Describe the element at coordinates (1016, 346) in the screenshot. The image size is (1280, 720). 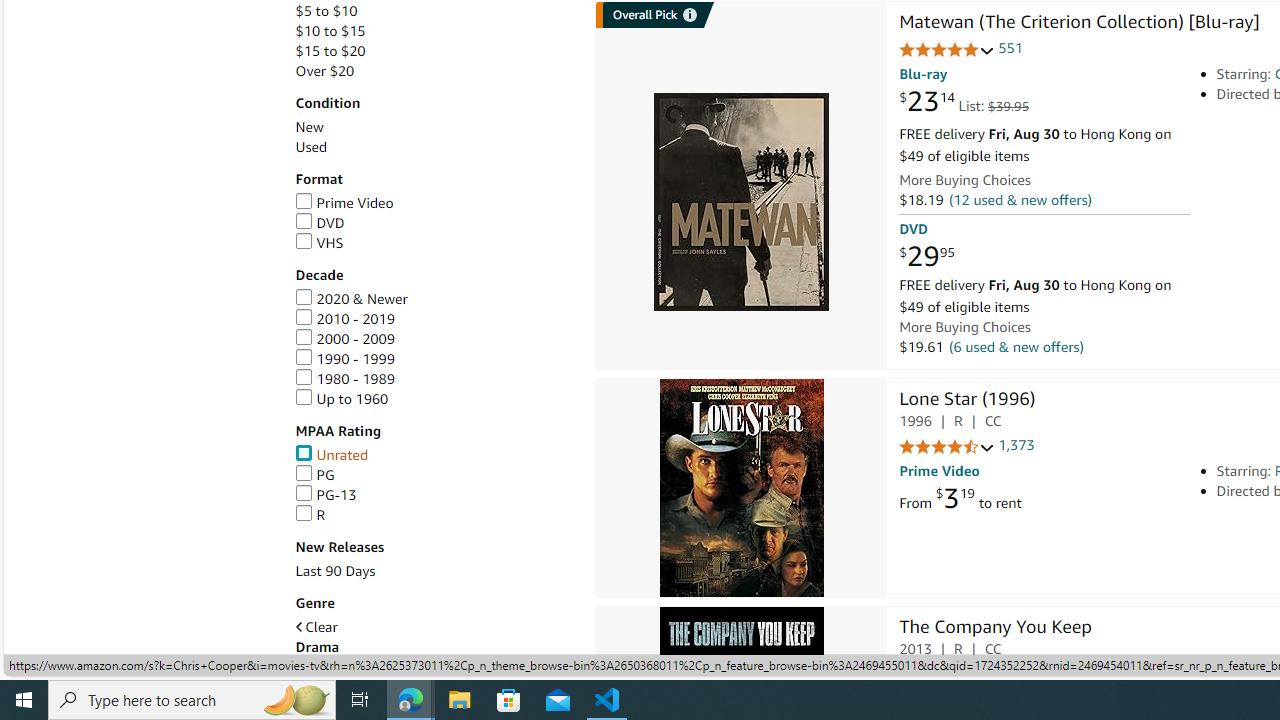
I see `'(6 used & new offers)'` at that location.